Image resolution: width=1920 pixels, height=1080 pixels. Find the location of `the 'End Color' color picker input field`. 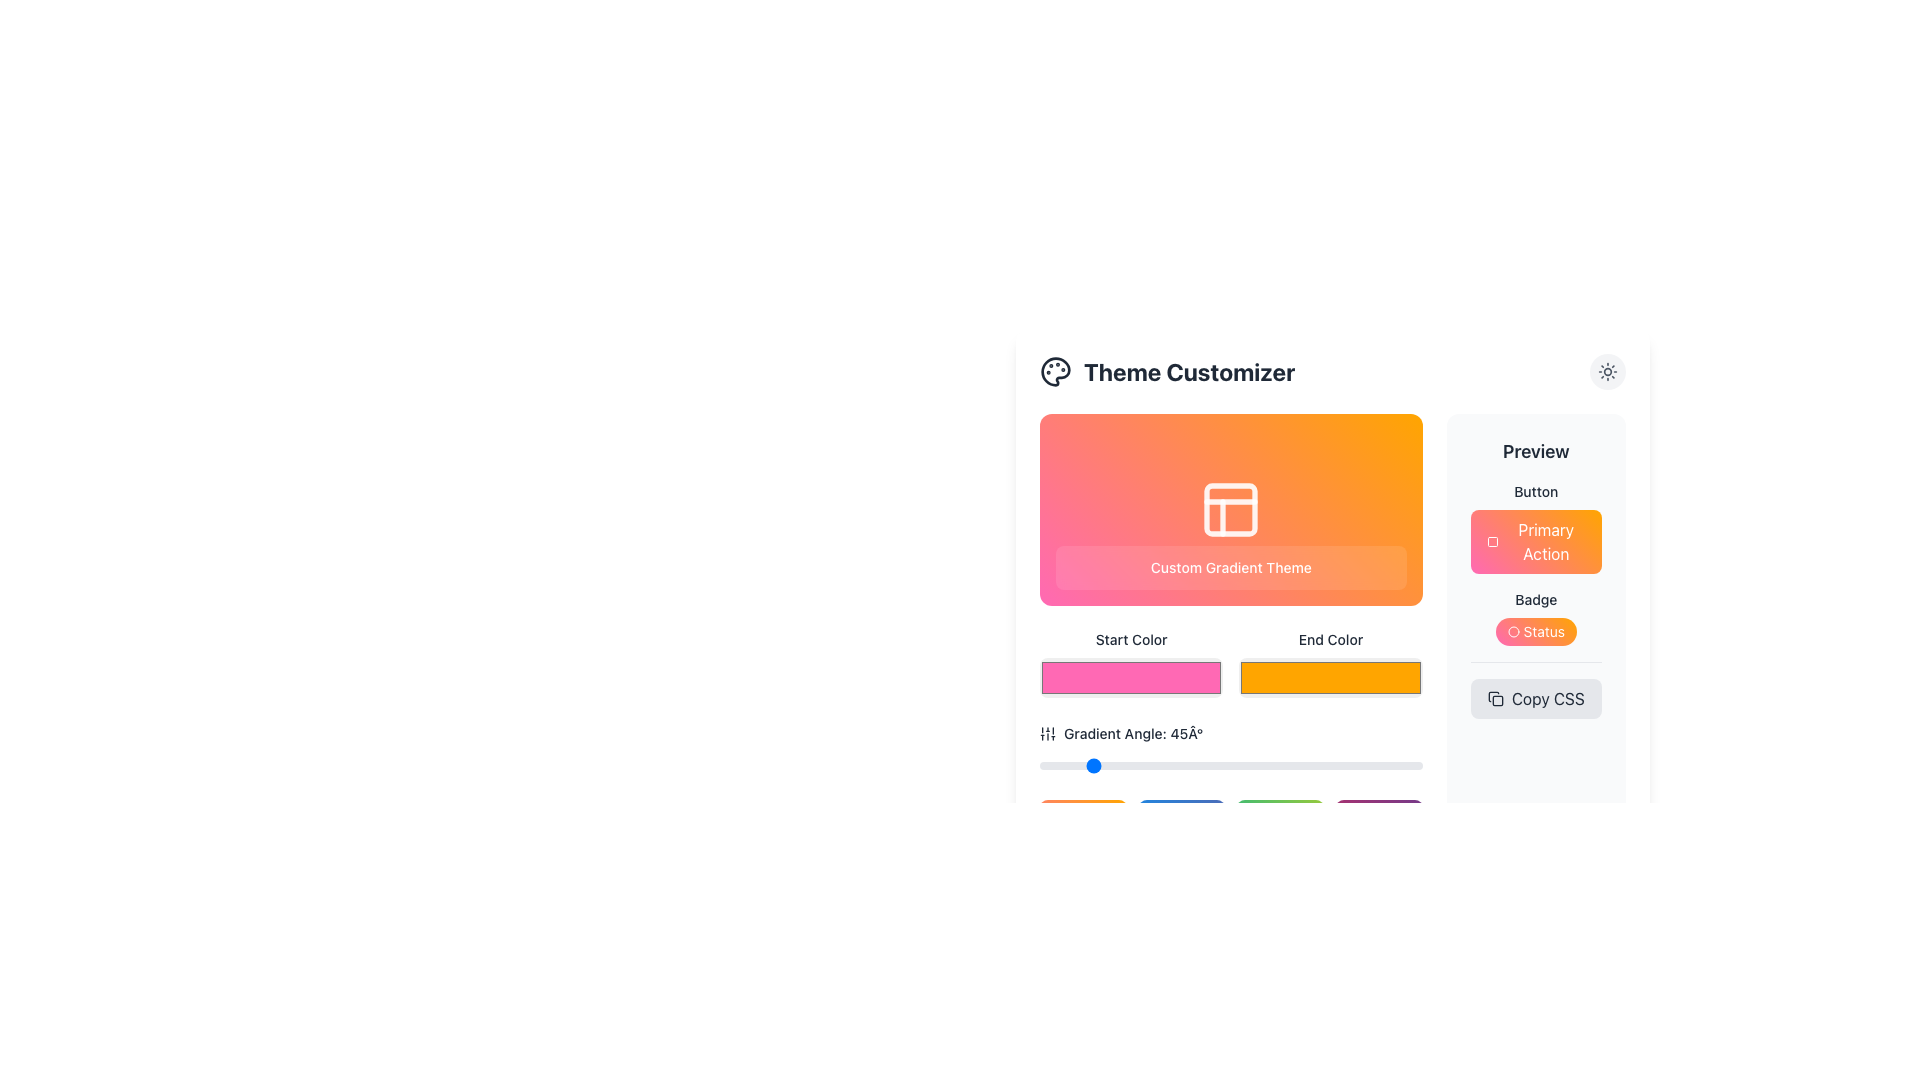

the 'End Color' color picker input field is located at coordinates (1329, 677).